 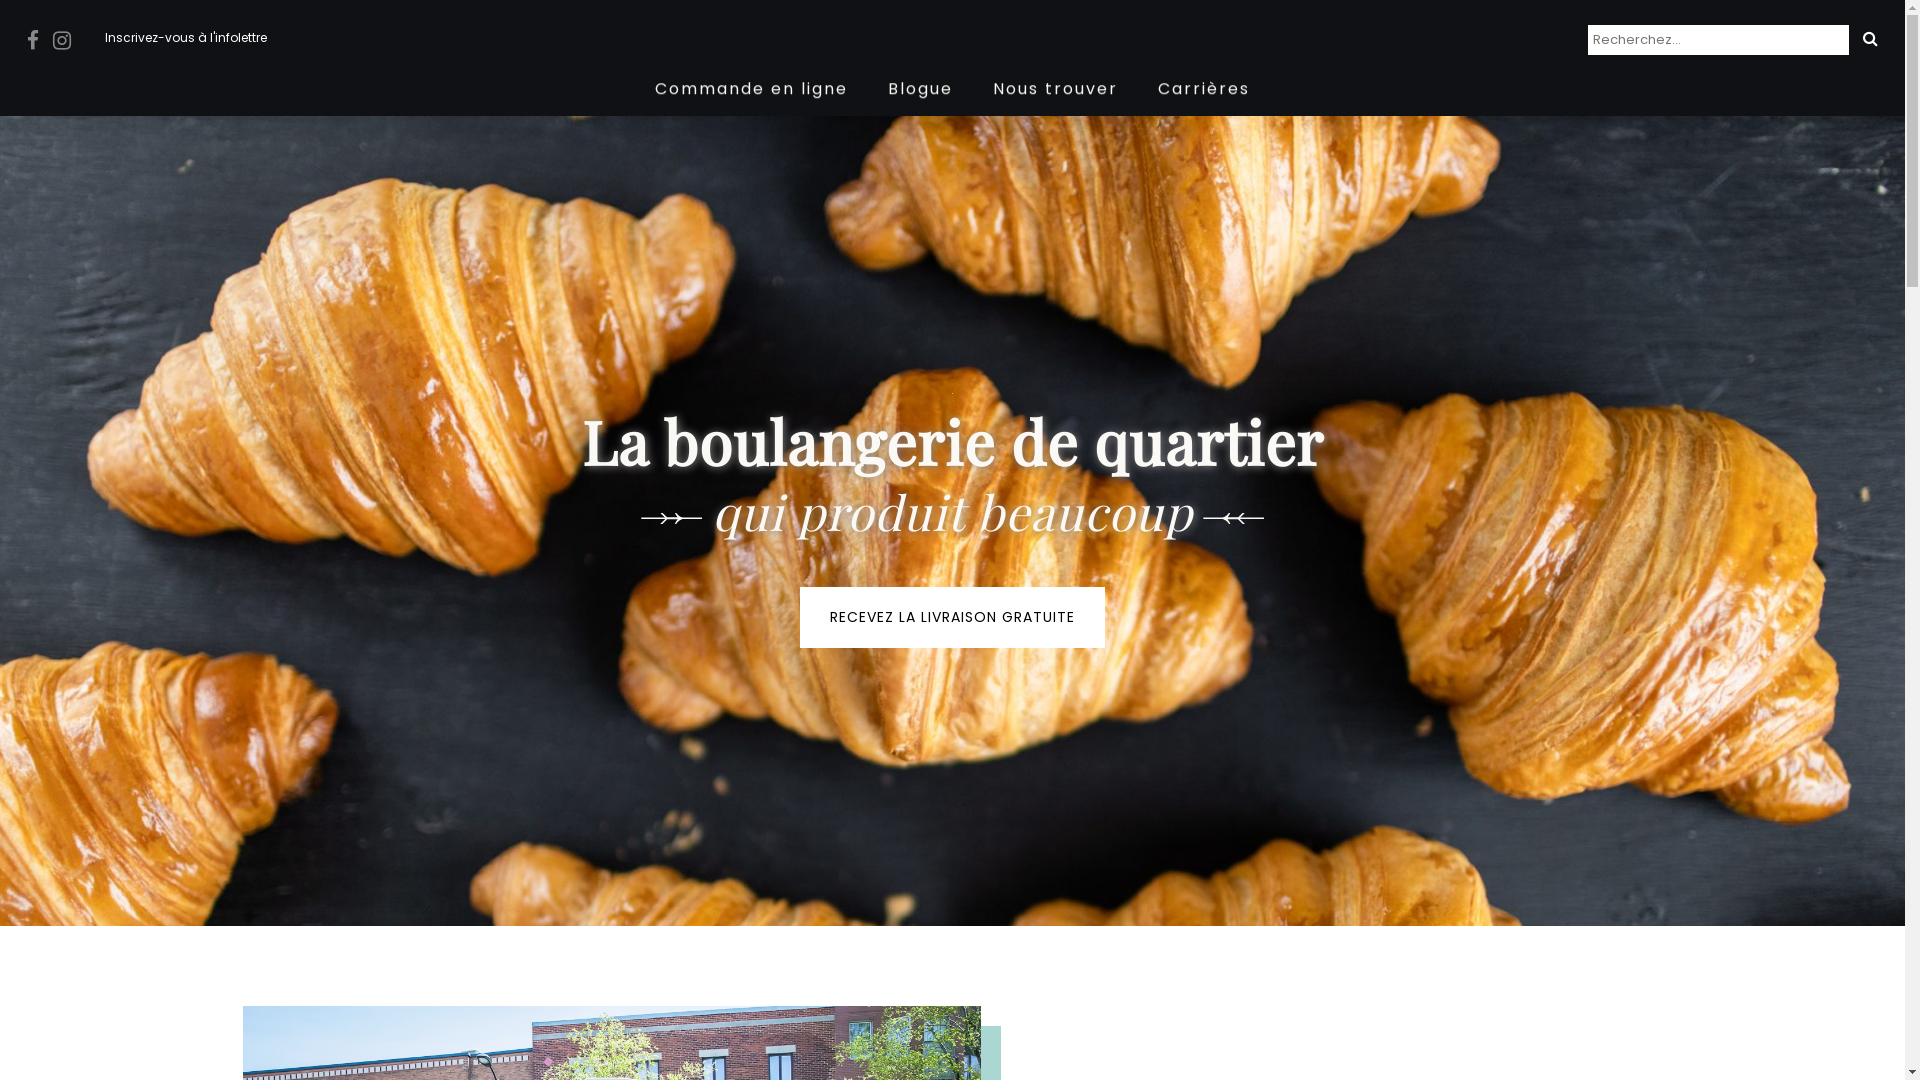 What do you see at coordinates (1054, 86) in the screenshot?
I see `'Nous trouver'` at bounding box center [1054, 86].